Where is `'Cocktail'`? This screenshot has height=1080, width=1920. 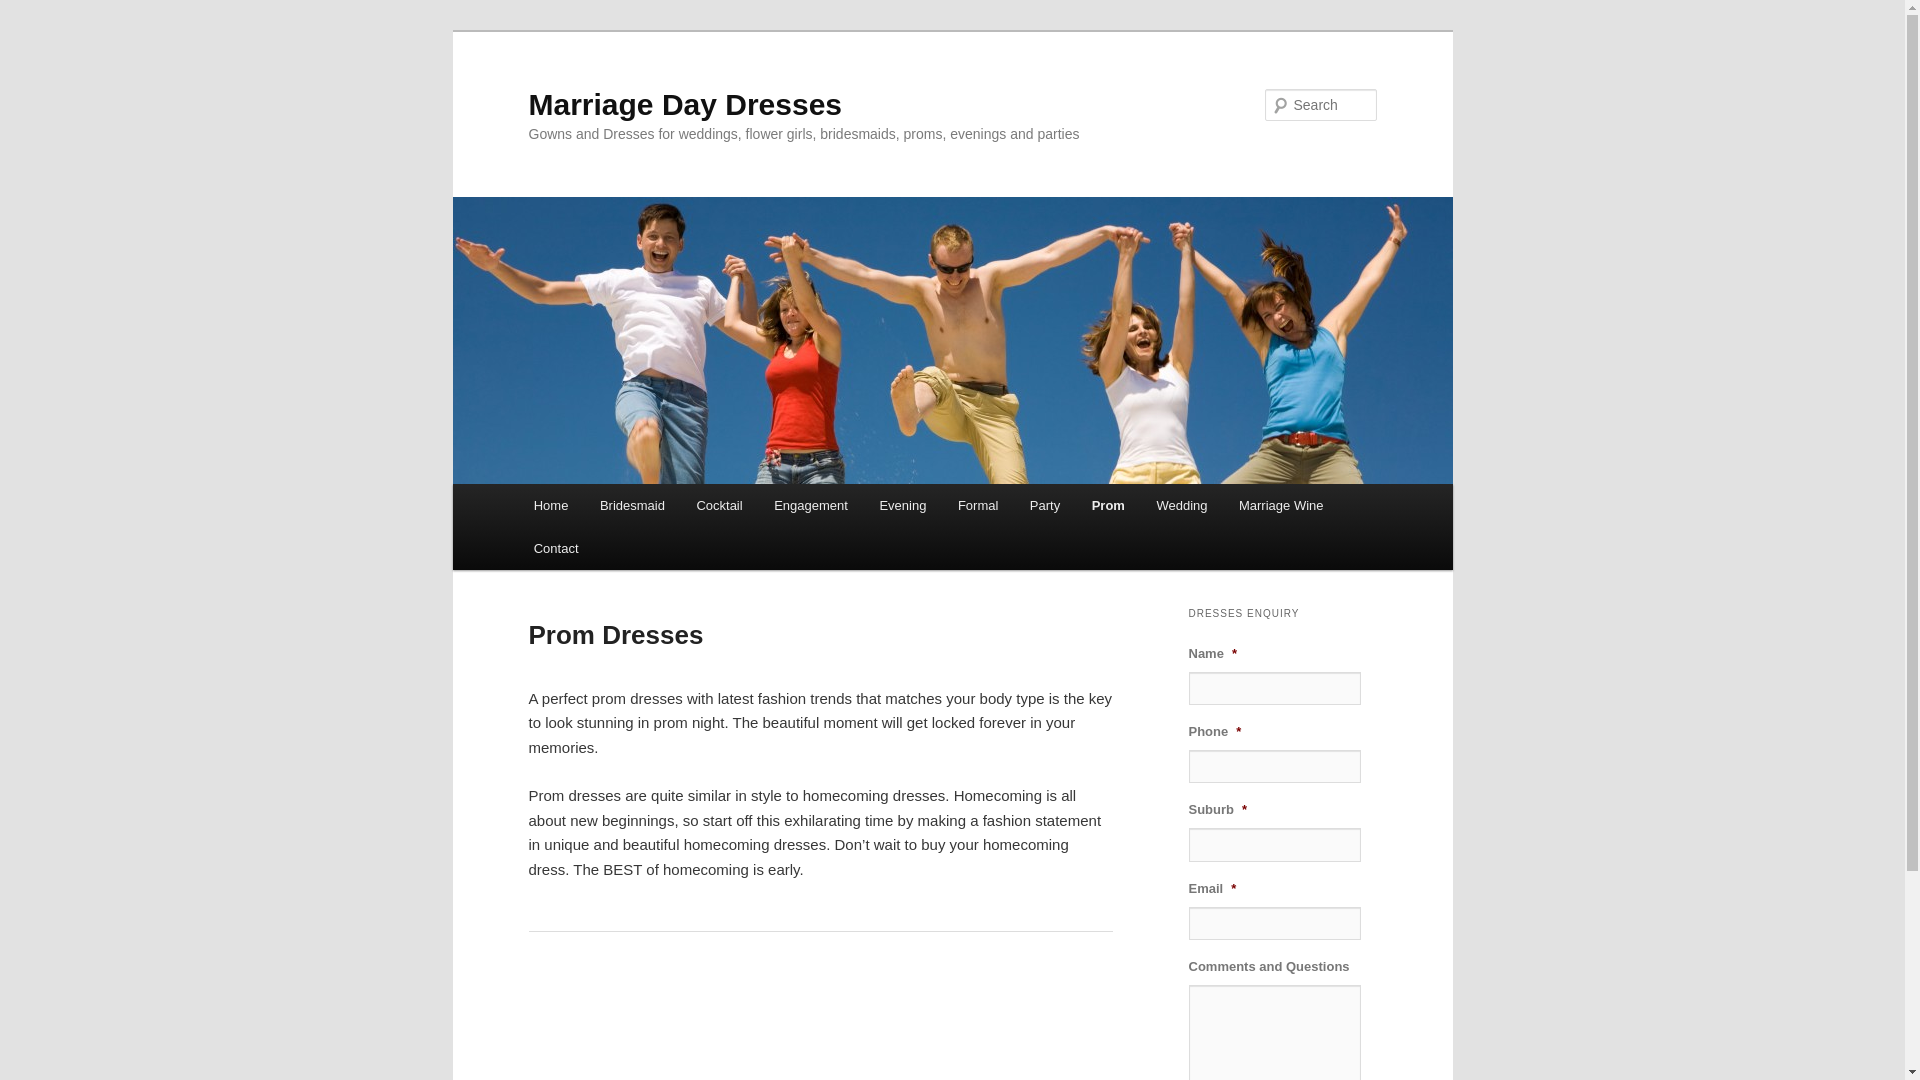
'Cocktail' is located at coordinates (720, 504).